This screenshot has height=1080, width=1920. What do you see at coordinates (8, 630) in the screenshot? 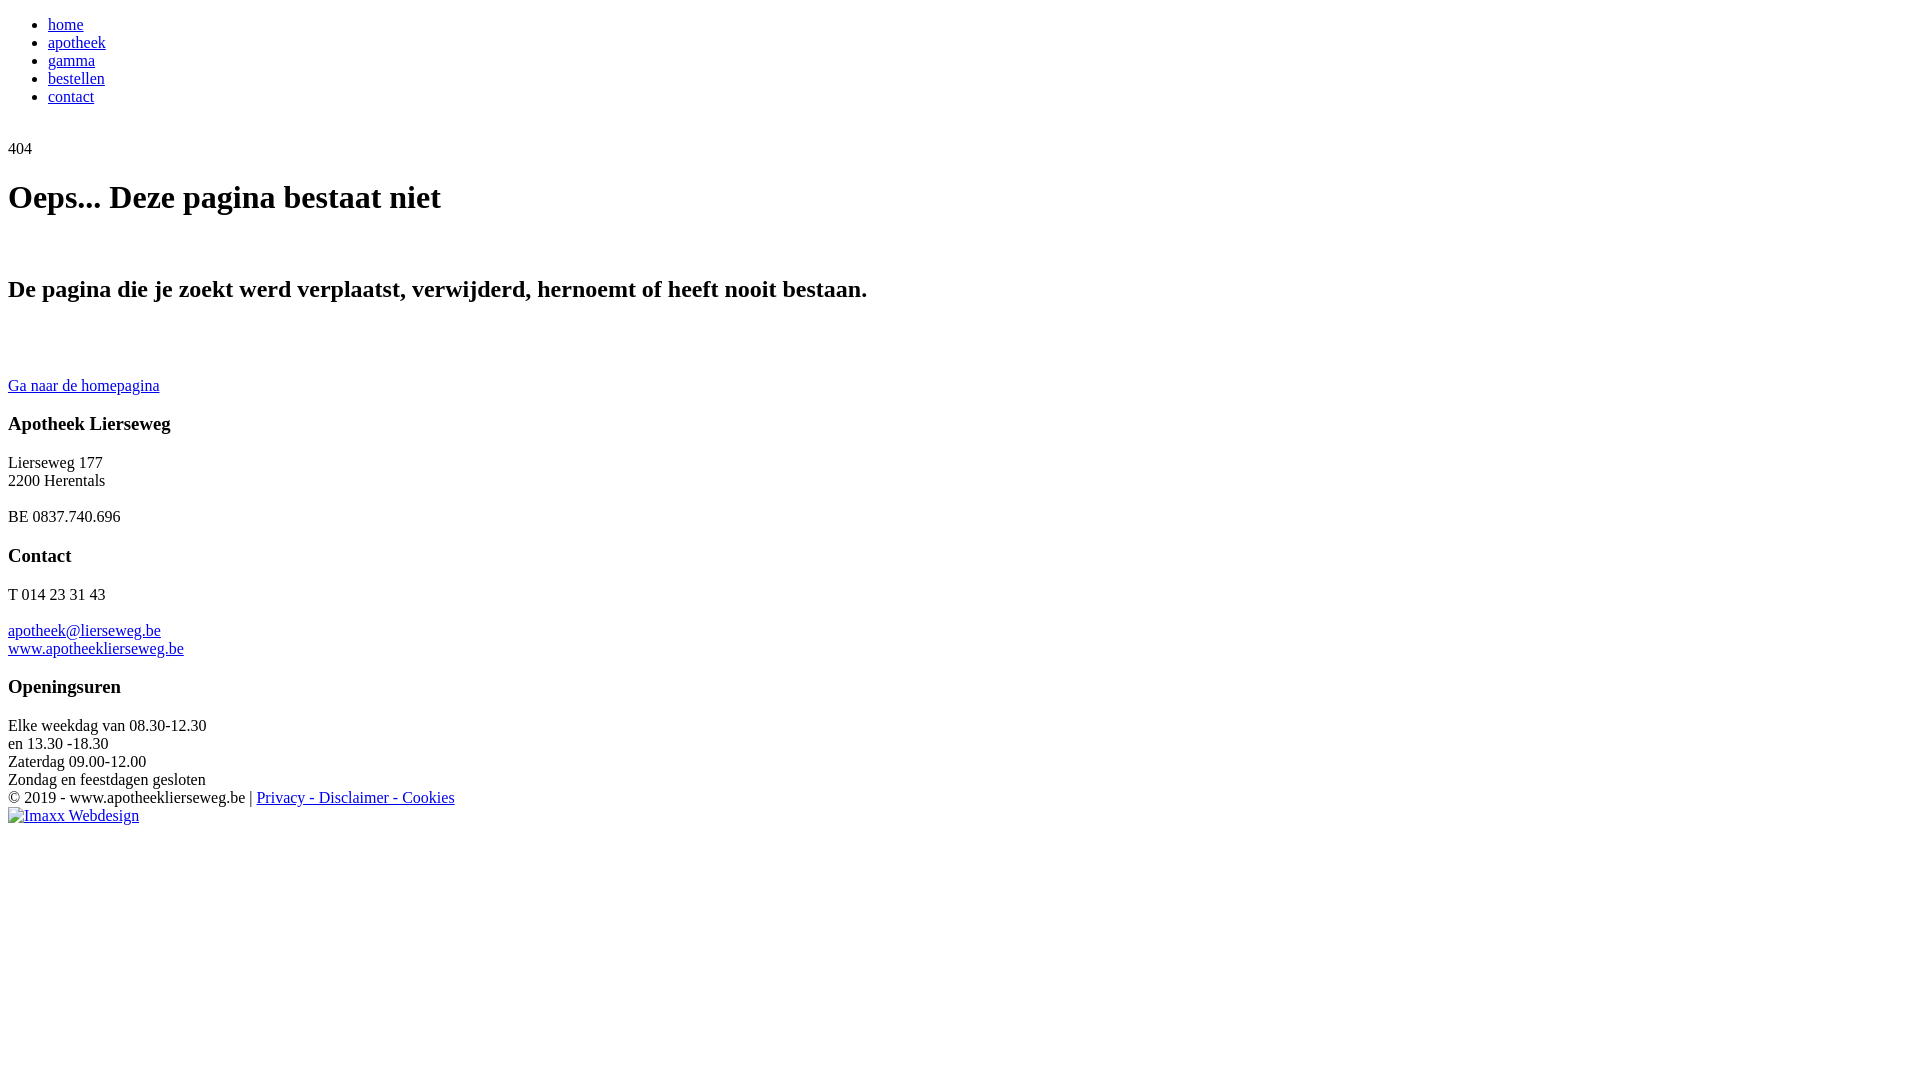
I see `'apotheek@lierseweg.be'` at bounding box center [8, 630].